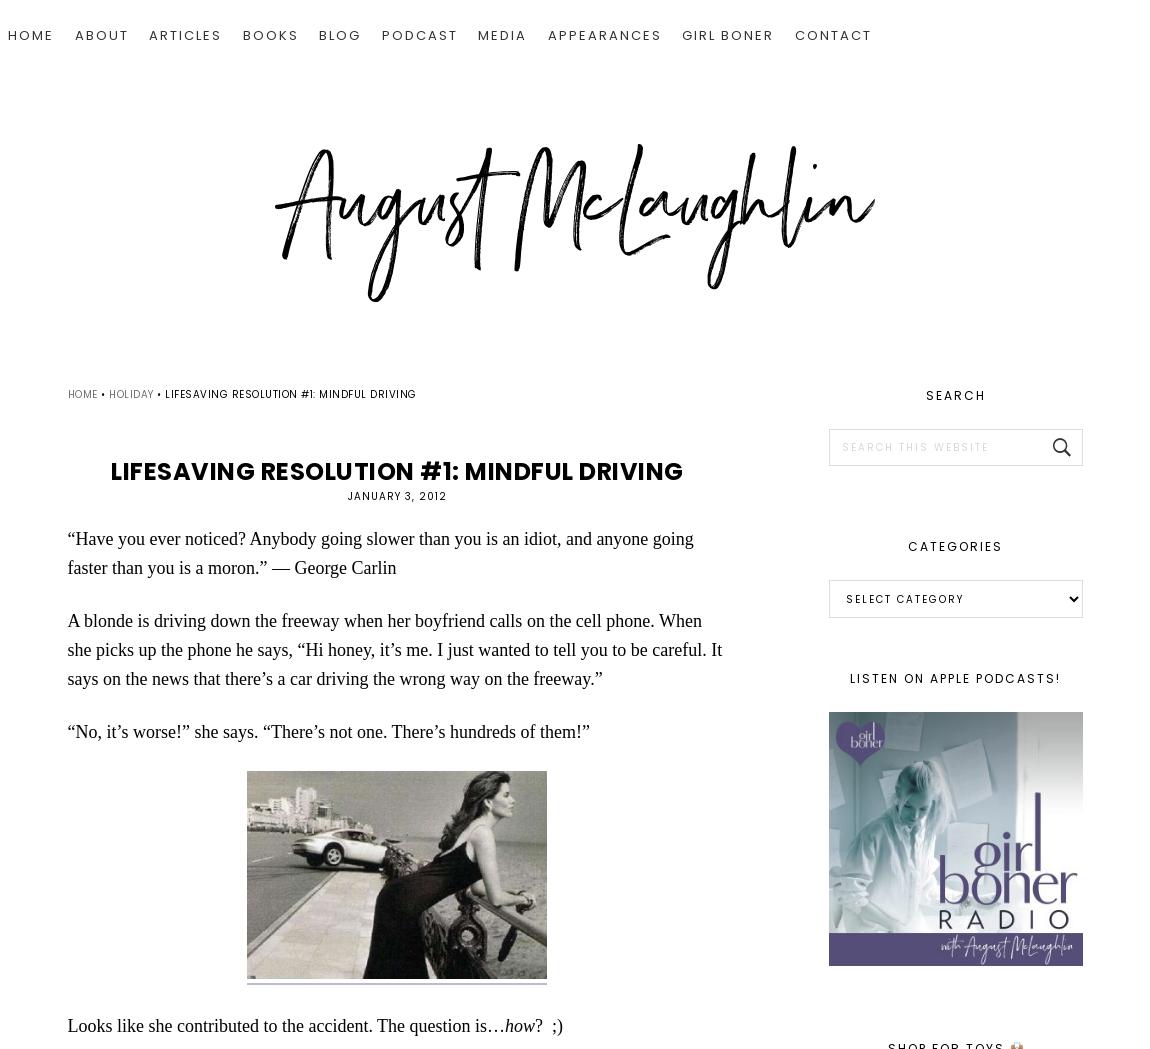 Image resolution: width=1150 pixels, height=1049 pixels. What do you see at coordinates (269, 34) in the screenshot?
I see `'BOOKS'` at bounding box center [269, 34].